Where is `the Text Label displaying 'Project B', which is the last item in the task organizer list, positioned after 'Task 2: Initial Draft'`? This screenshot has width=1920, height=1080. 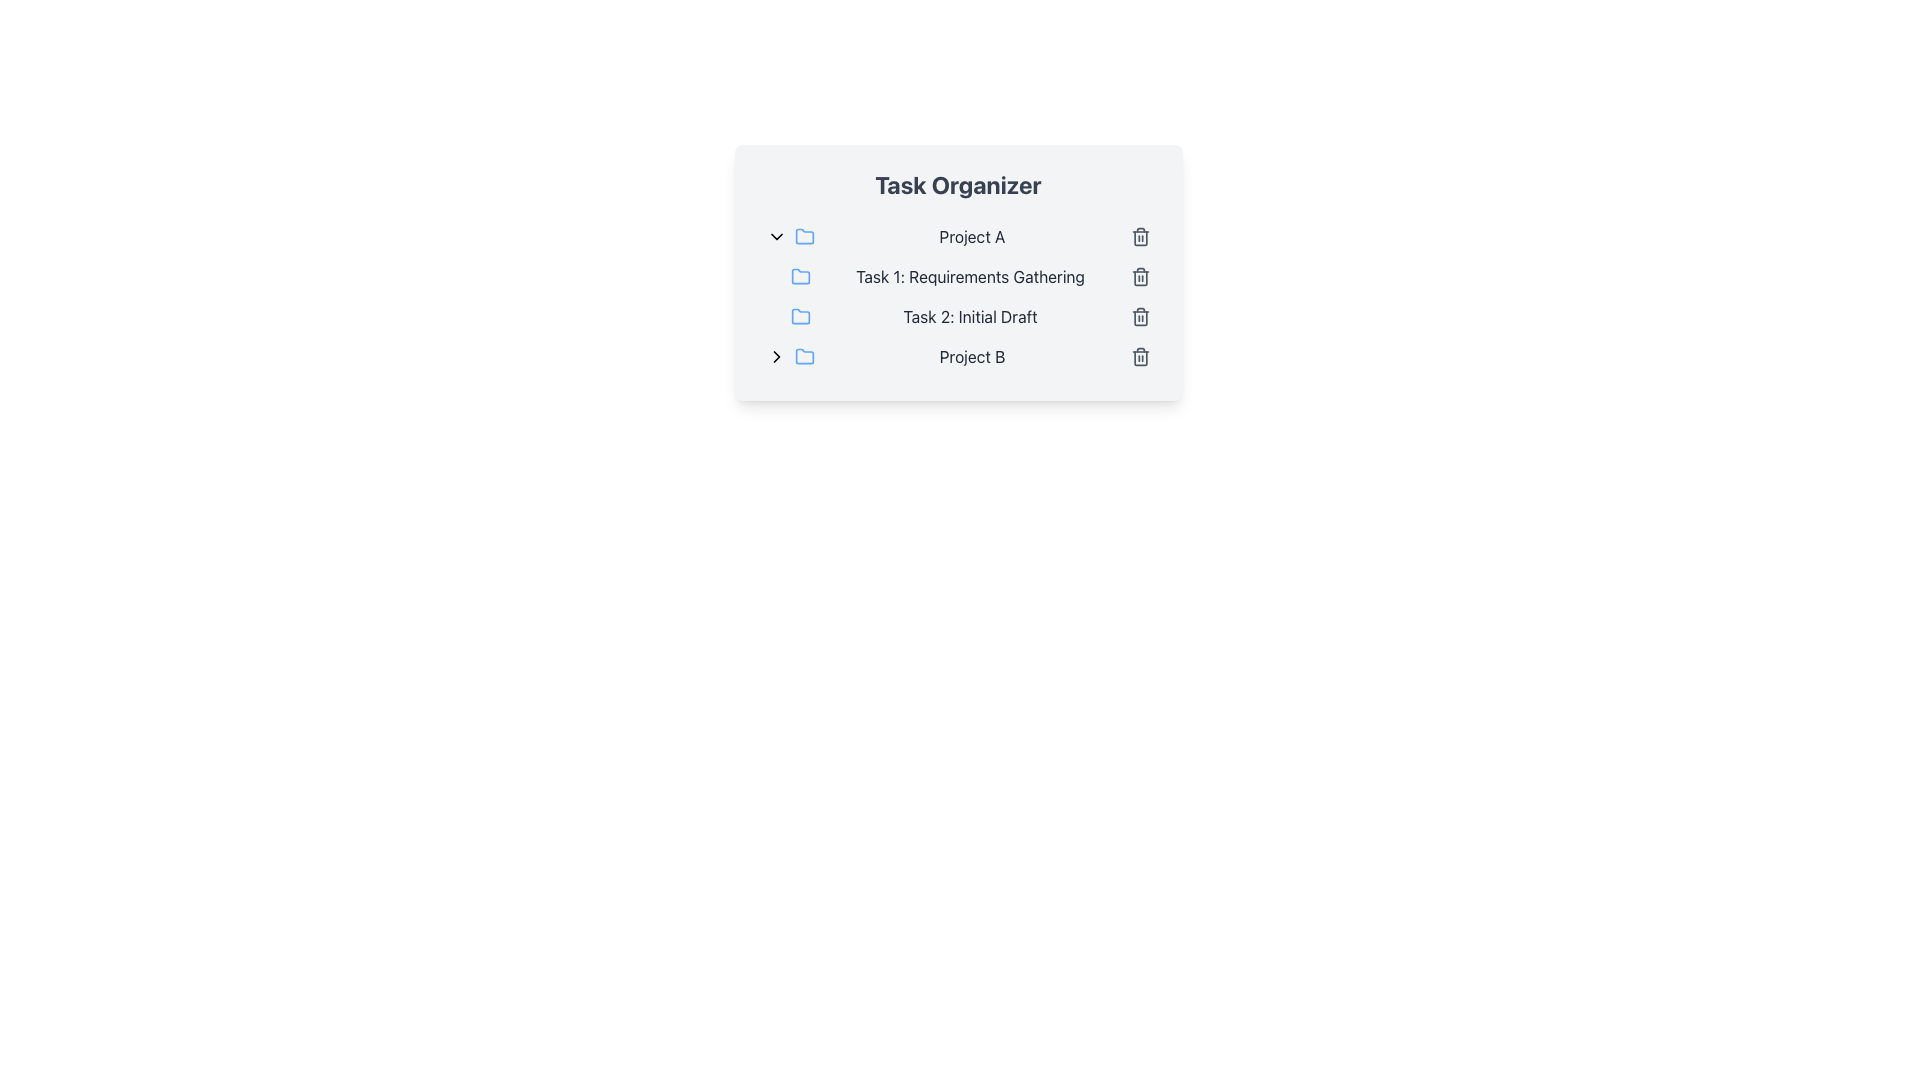
the Text Label displaying 'Project B', which is the last item in the task organizer list, positioned after 'Task 2: Initial Draft' is located at coordinates (972, 356).